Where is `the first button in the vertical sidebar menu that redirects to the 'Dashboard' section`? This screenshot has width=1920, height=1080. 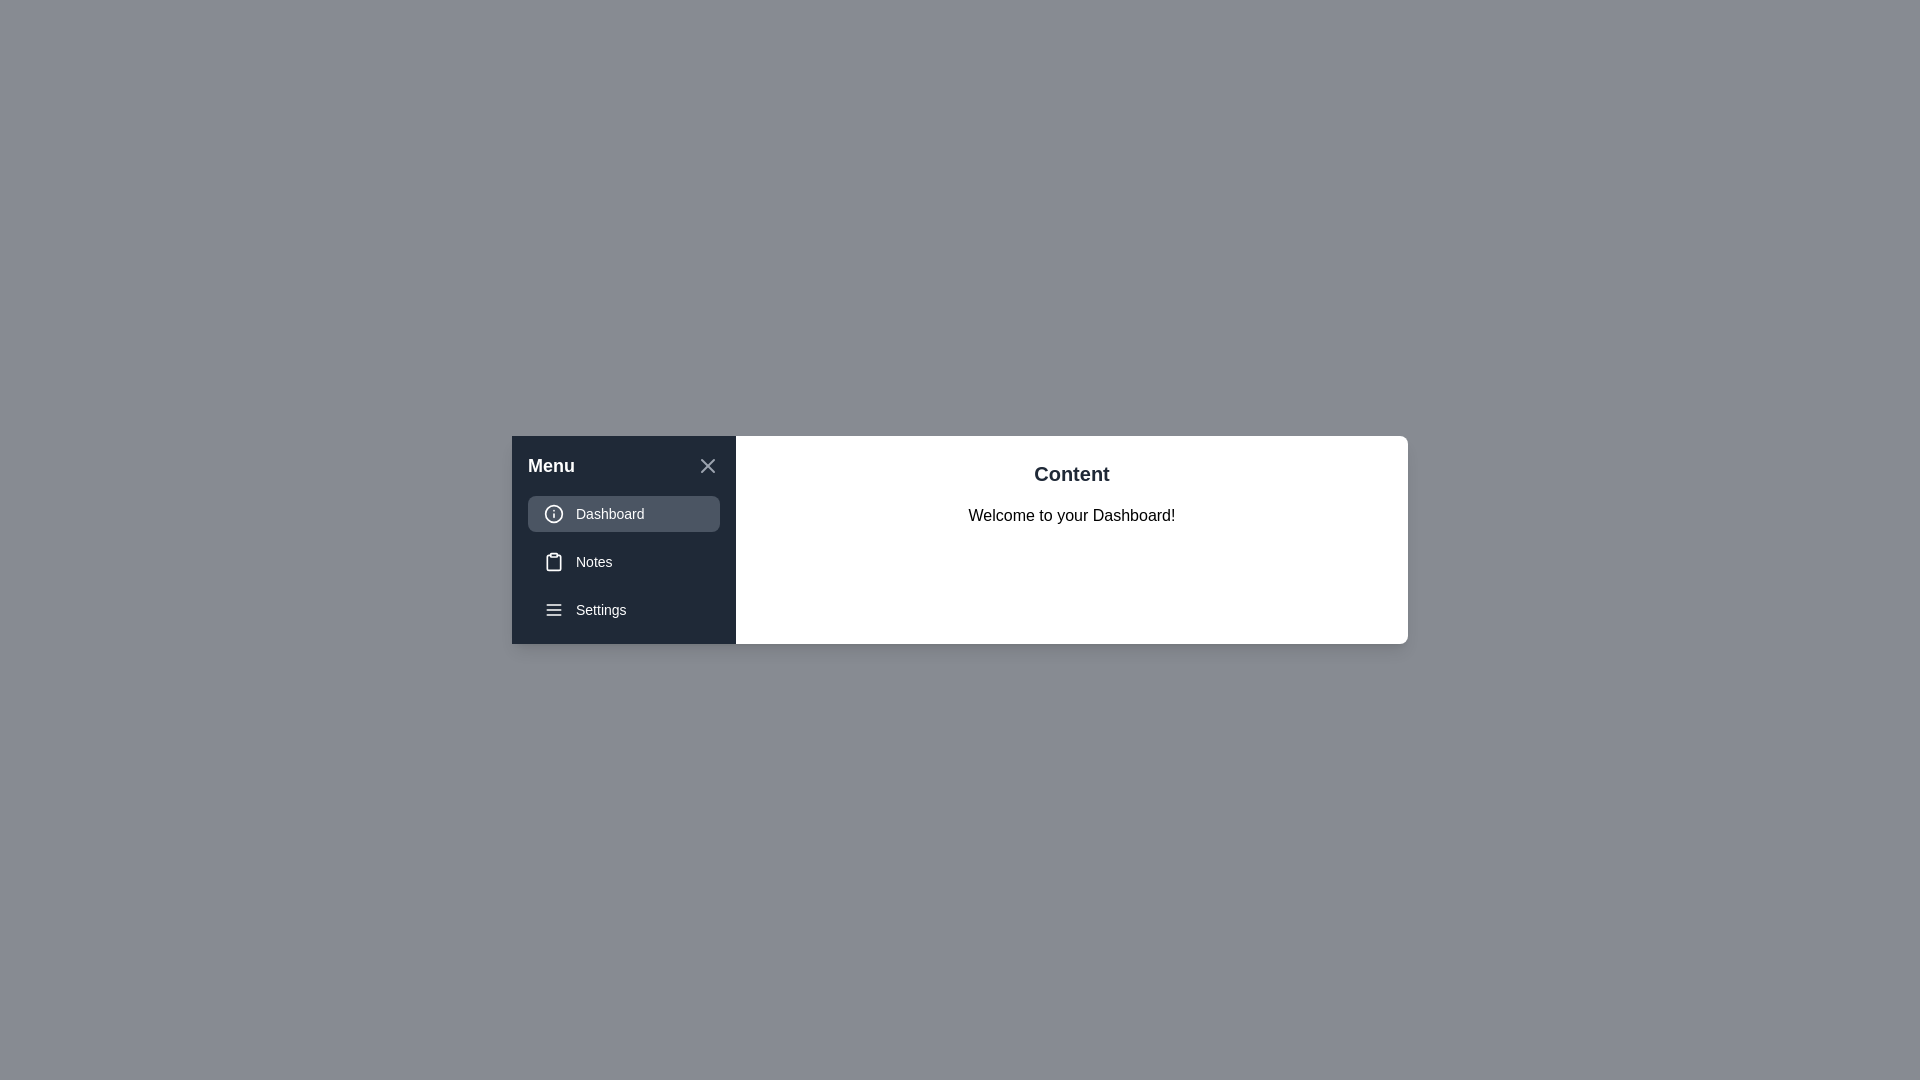
the first button in the vertical sidebar menu that redirects to the 'Dashboard' section is located at coordinates (623, 512).